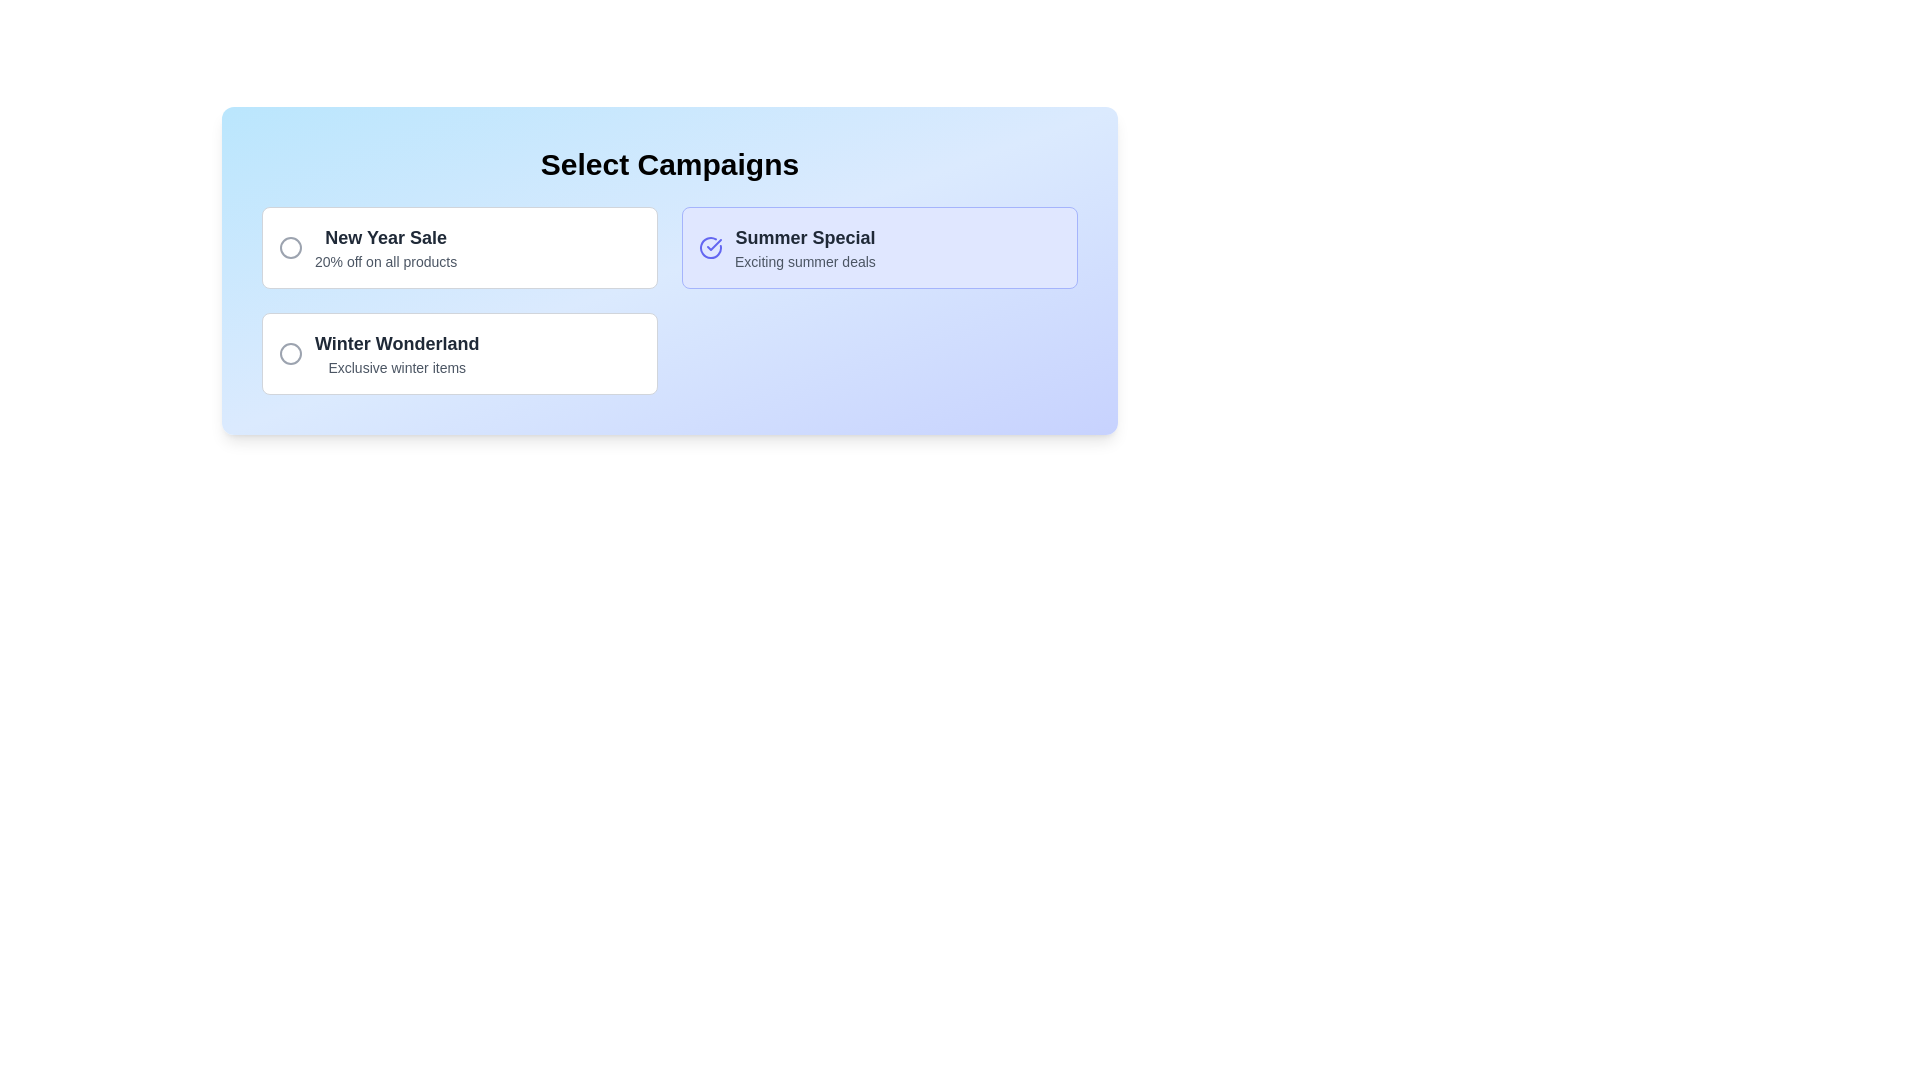 This screenshot has width=1920, height=1080. Describe the element at coordinates (459, 246) in the screenshot. I see `the 'New Year Sale' selectable card, which is the first card in a grid layout` at that location.